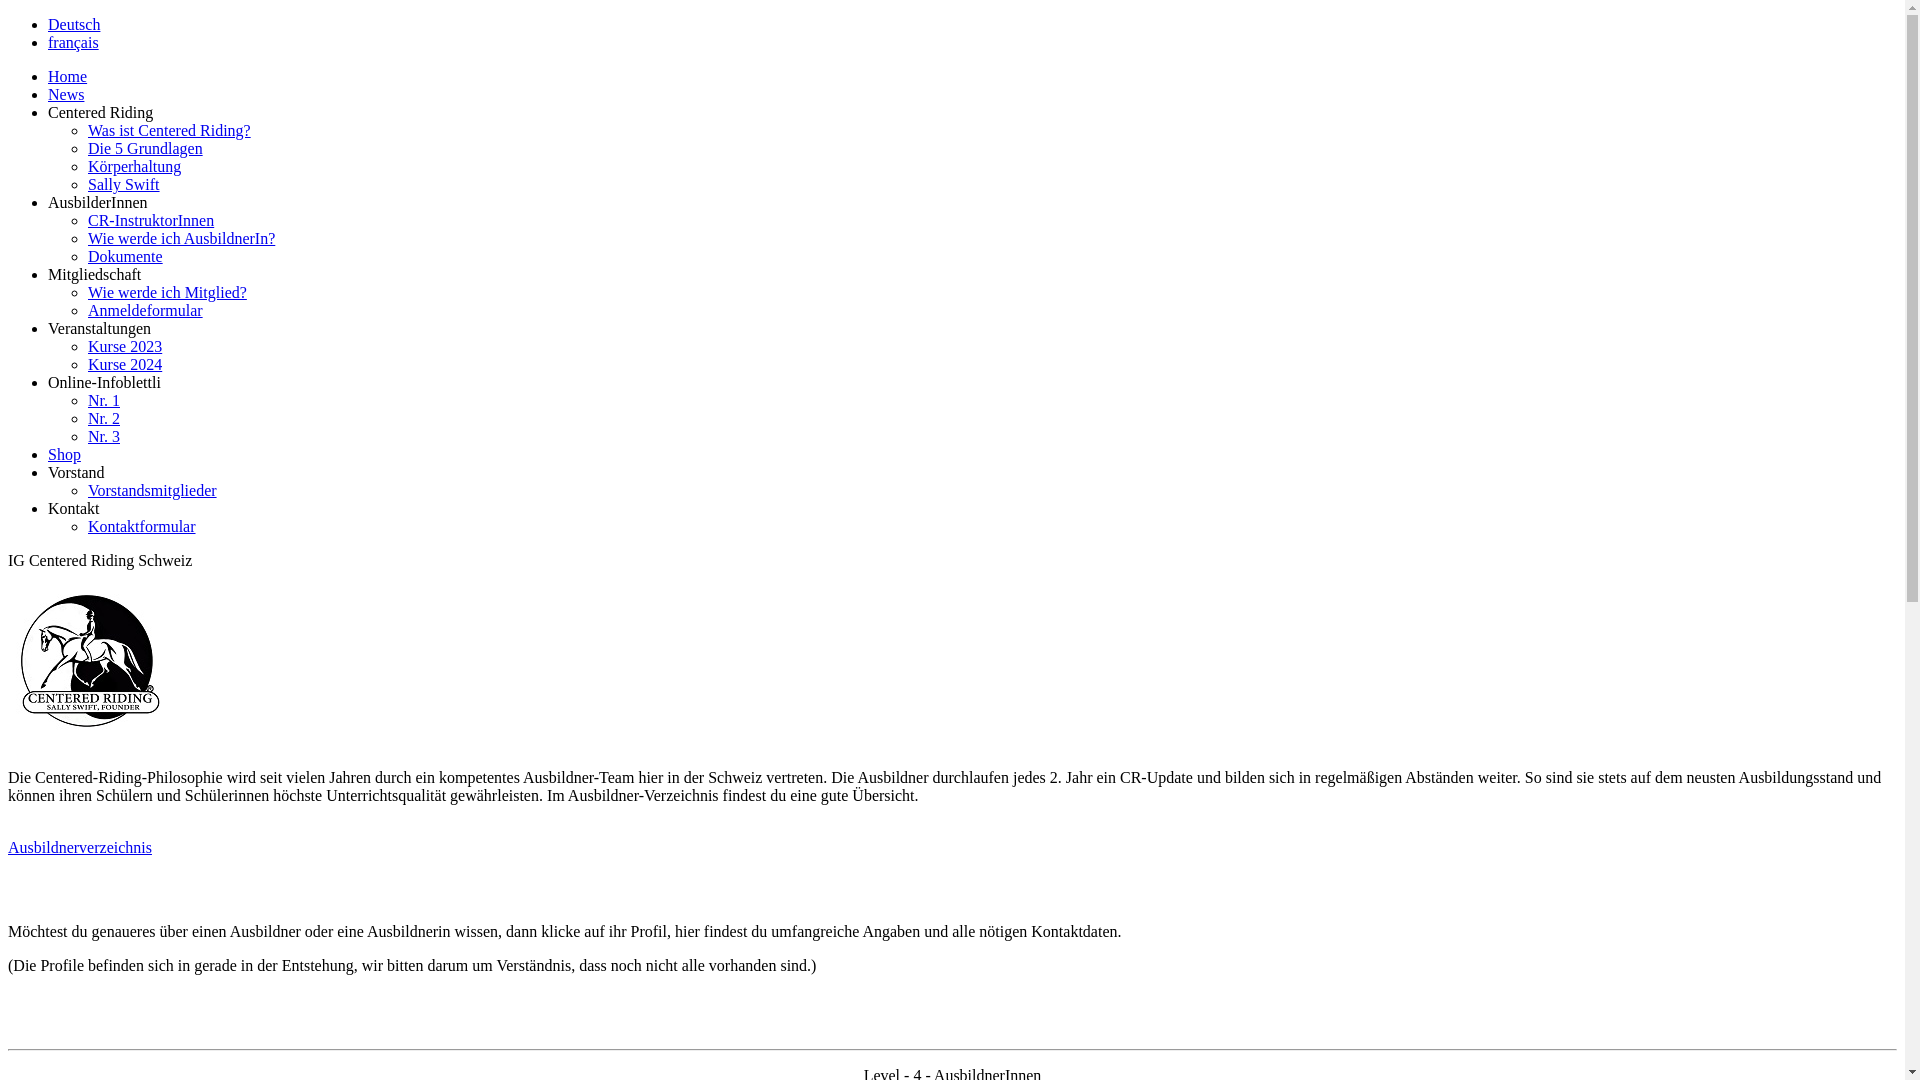 Image resolution: width=1920 pixels, height=1080 pixels. Describe the element at coordinates (181, 237) in the screenshot. I see `'Wie werde ich AusbildnerIn?'` at that location.